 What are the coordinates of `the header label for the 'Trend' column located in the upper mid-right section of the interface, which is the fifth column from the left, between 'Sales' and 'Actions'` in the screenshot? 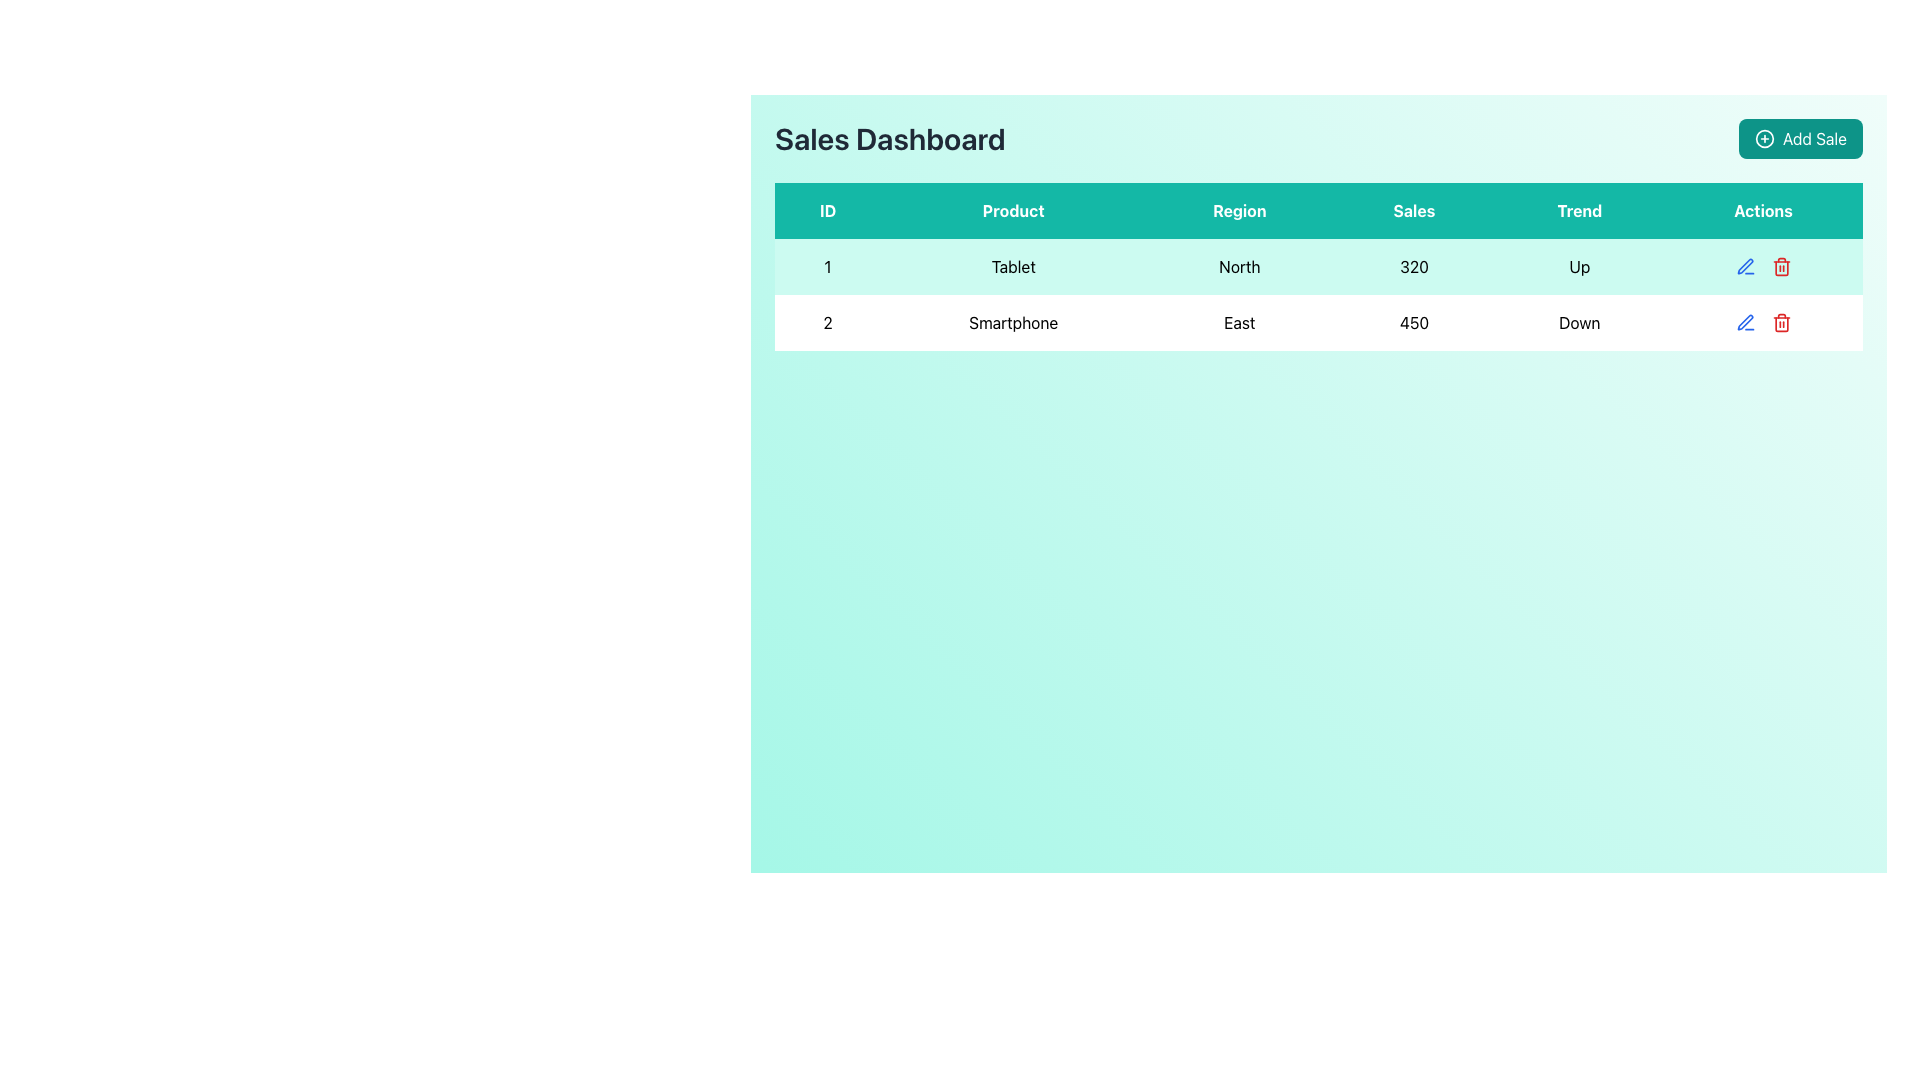 It's located at (1578, 211).